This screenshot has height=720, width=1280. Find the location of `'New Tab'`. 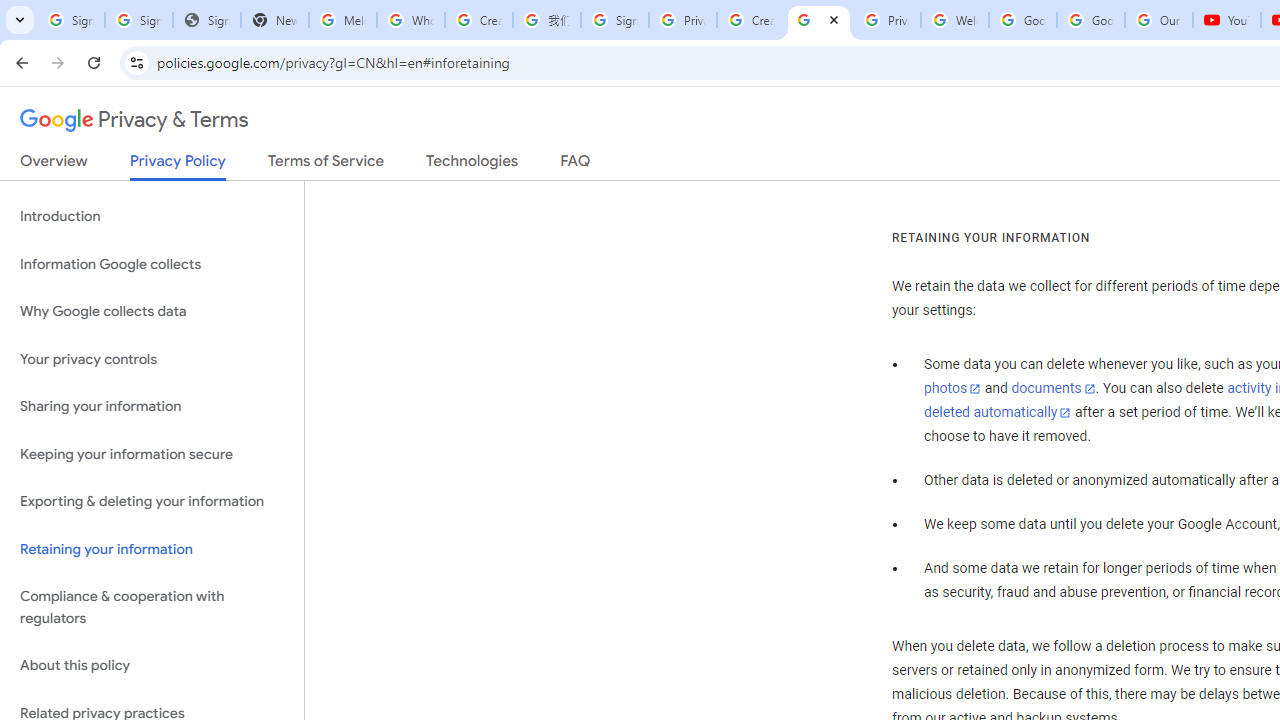

'New Tab' is located at coordinates (273, 20).